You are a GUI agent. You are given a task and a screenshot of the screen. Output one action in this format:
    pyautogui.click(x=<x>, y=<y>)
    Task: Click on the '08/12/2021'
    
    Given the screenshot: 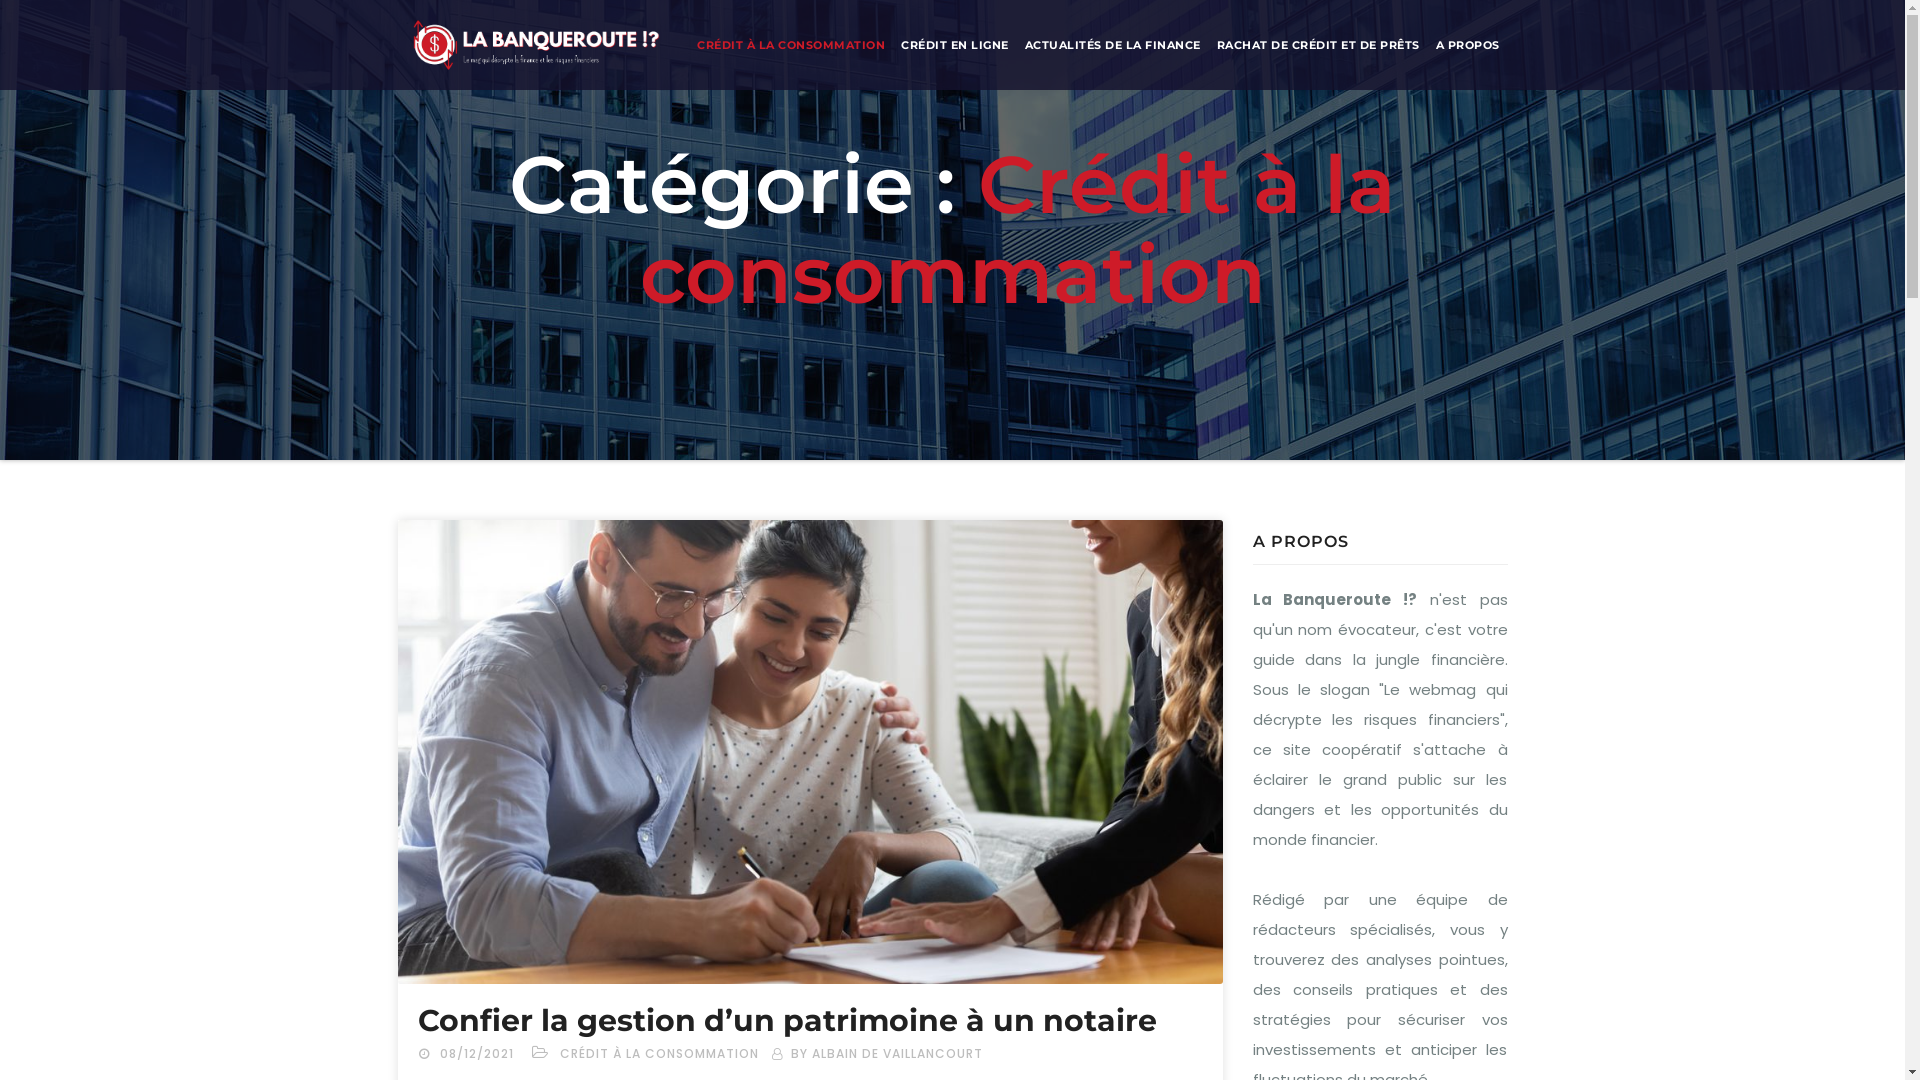 What is the action you would take?
    pyautogui.click(x=475, y=1052)
    